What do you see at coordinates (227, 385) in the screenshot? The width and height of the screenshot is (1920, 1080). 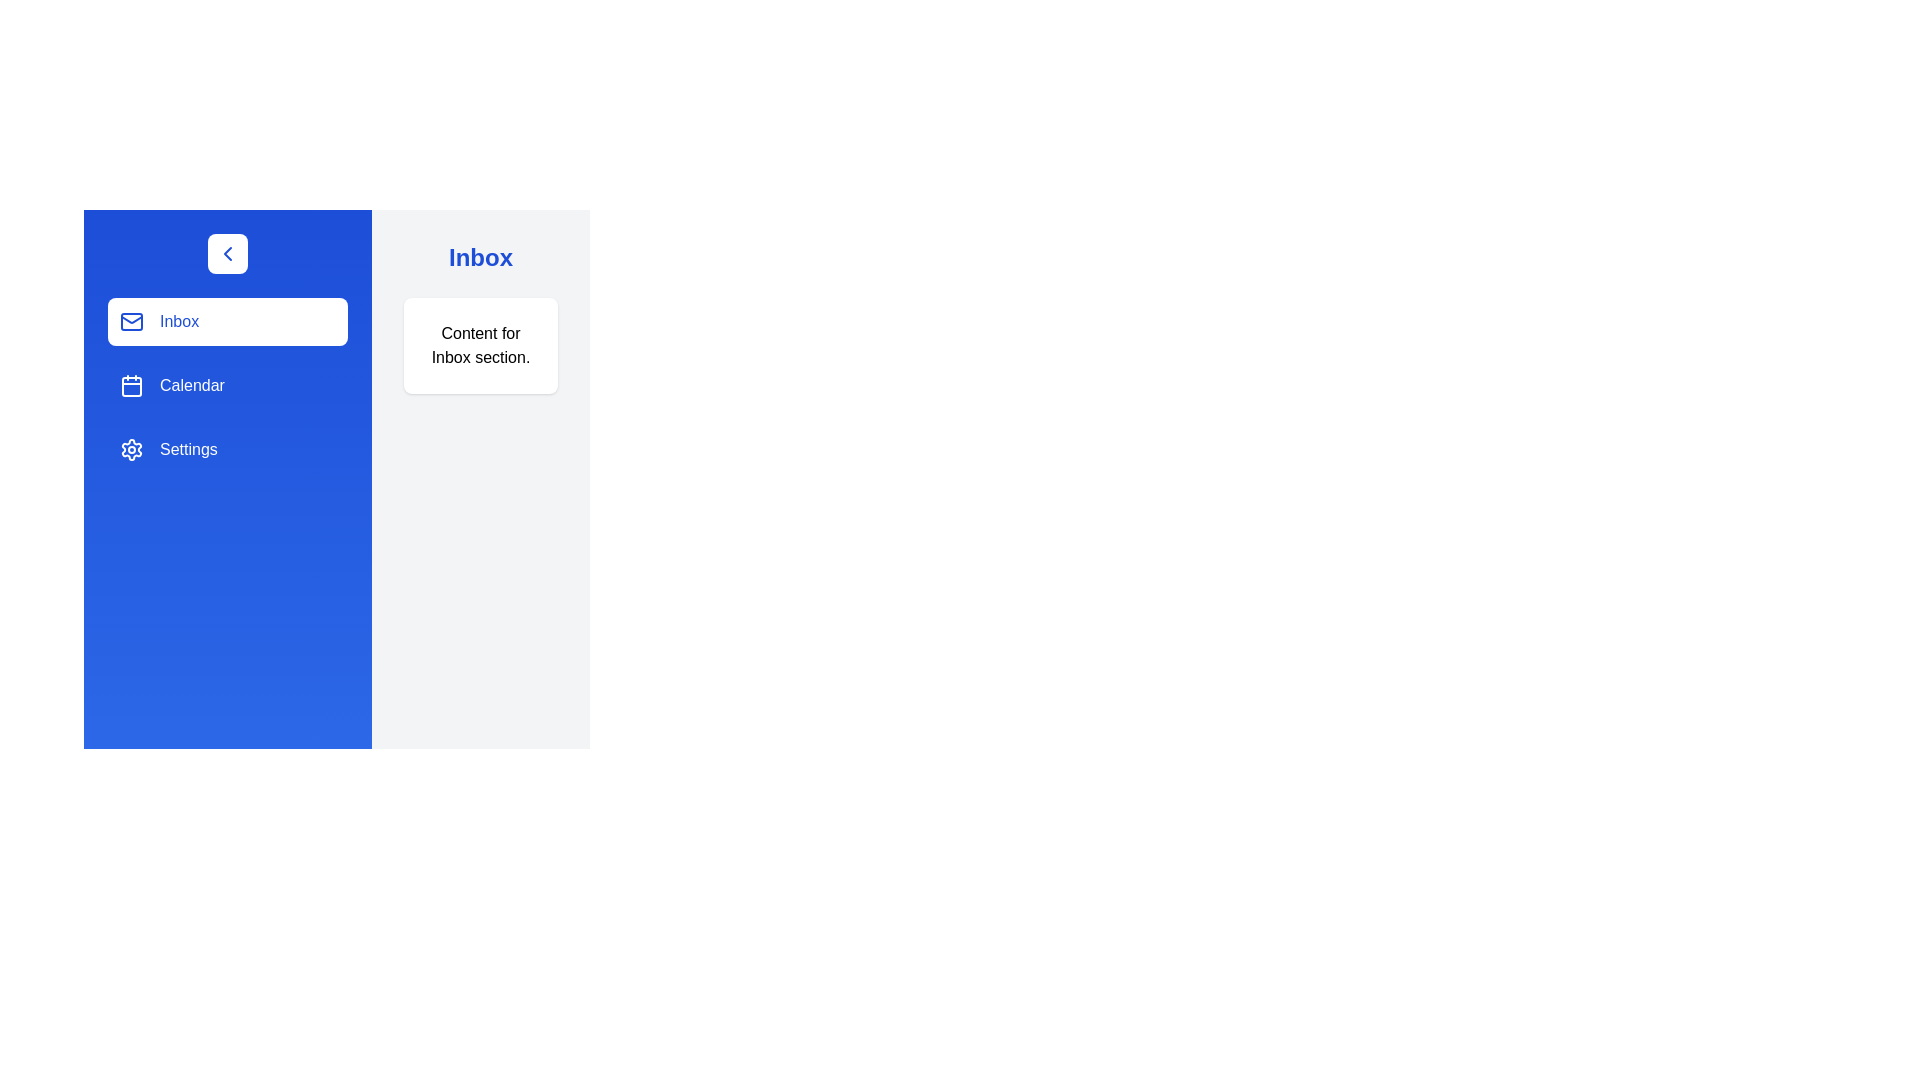 I see `the navigation item Calendar` at bounding box center [227, 385].